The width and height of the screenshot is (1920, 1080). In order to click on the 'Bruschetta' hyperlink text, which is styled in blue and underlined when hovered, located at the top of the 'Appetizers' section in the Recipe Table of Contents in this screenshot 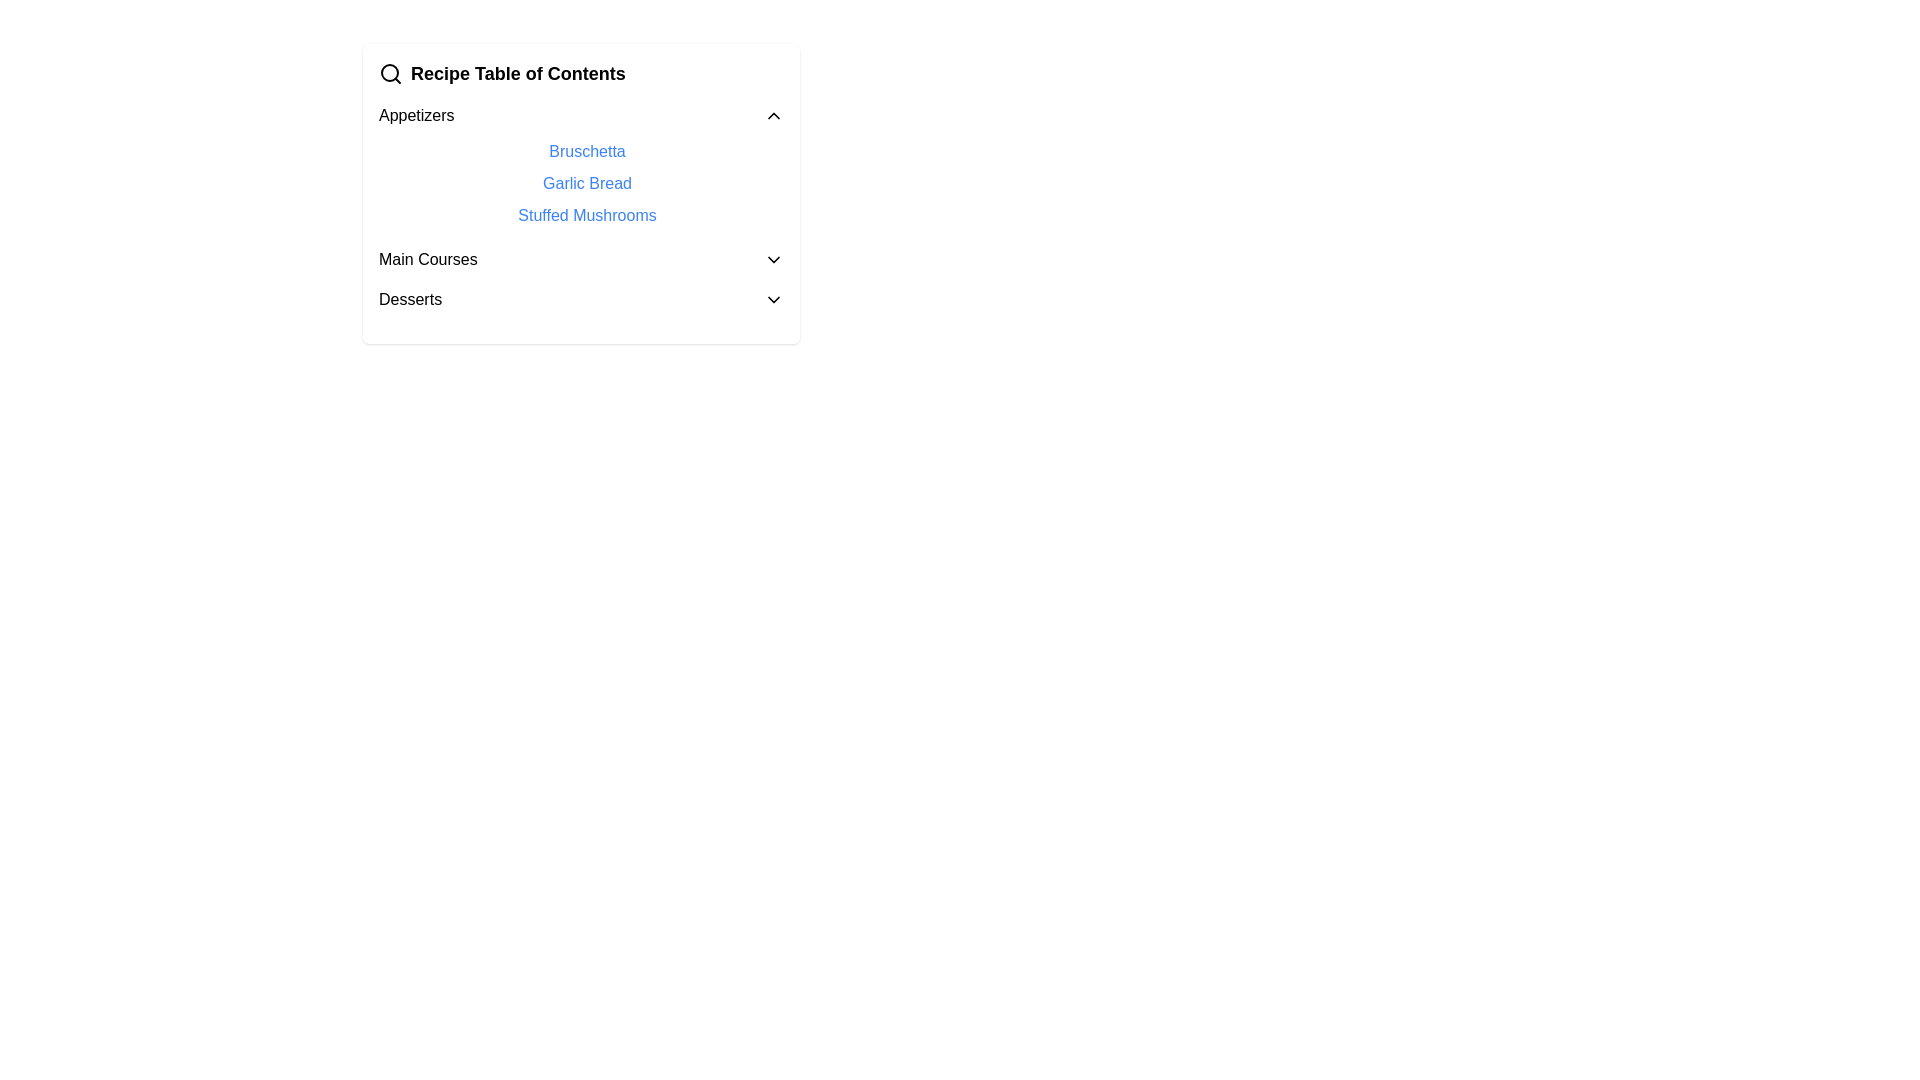, I will do `click(588, 150)`.